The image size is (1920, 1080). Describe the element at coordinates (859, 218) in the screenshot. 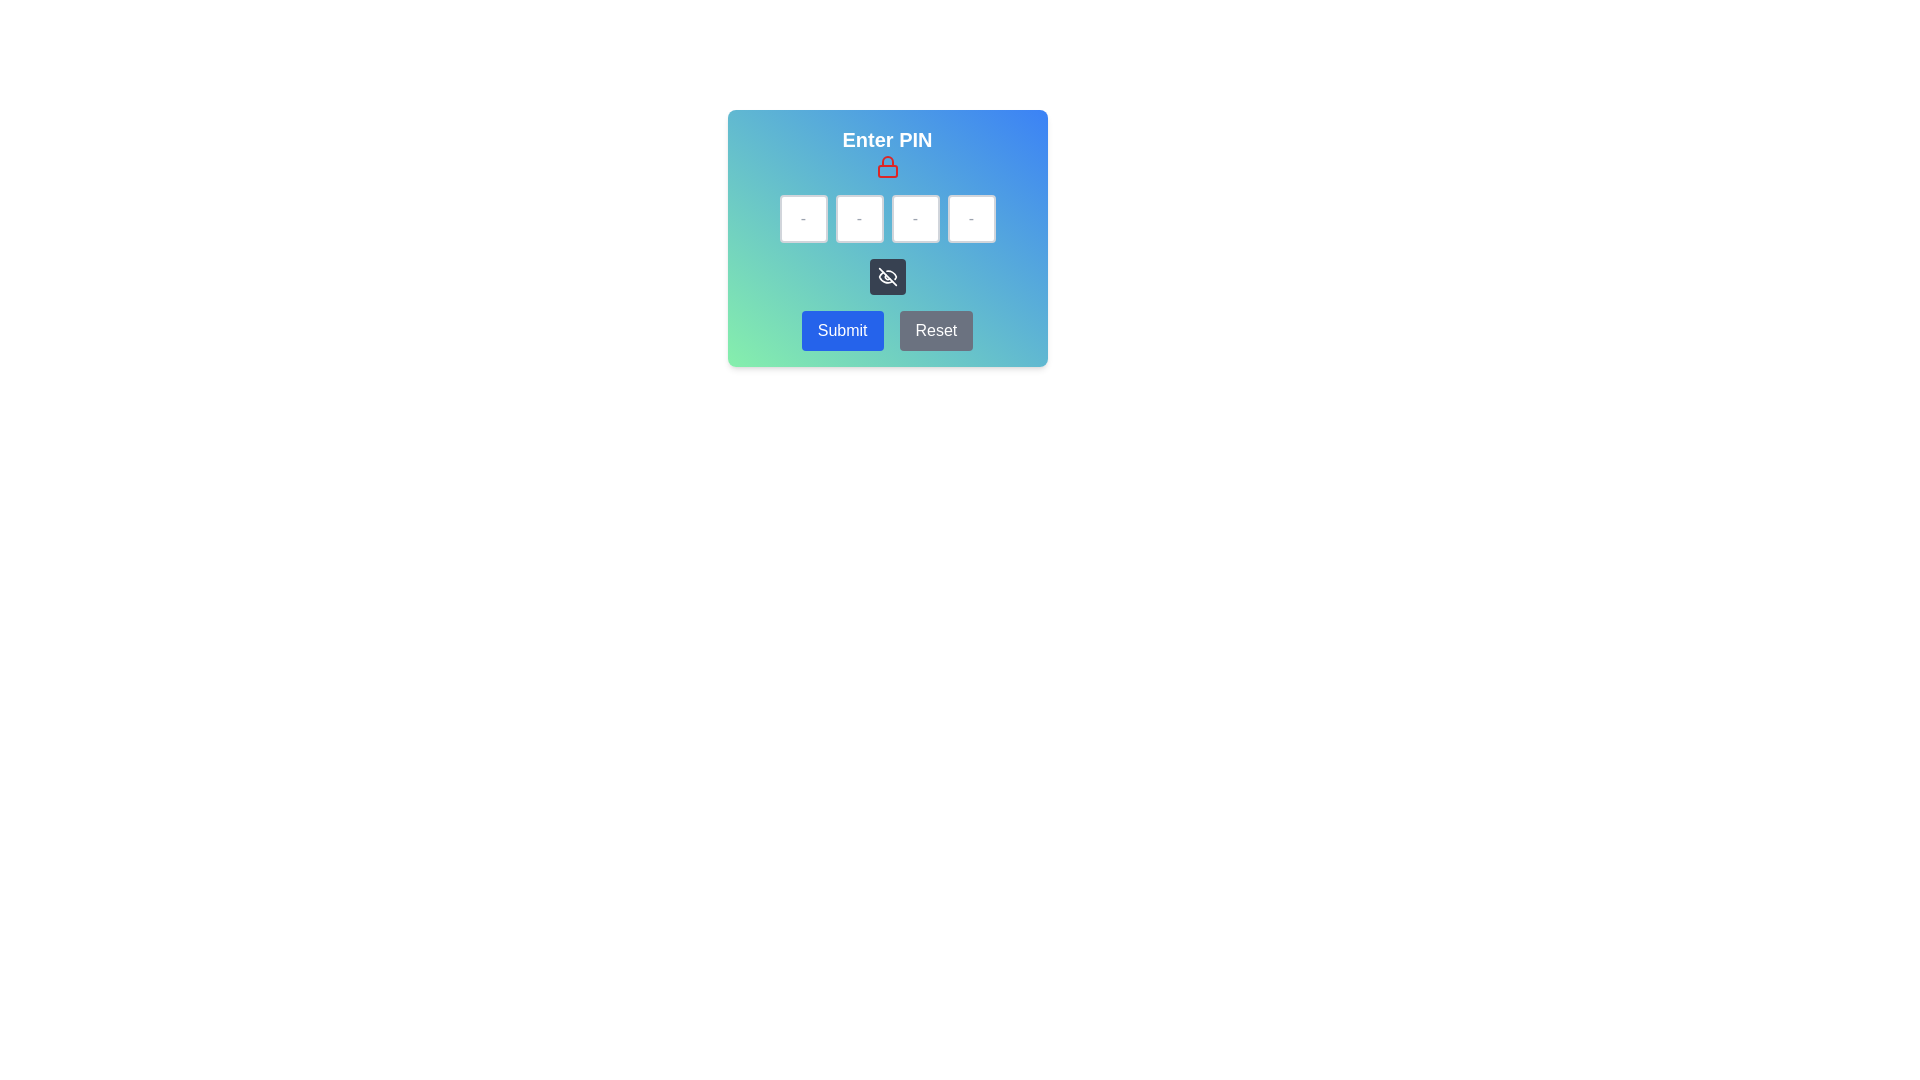

I see `the Password input field, which is a small, square-shaped input field with a white background and gray border, to focus on it for entering a PIN code` at that location.